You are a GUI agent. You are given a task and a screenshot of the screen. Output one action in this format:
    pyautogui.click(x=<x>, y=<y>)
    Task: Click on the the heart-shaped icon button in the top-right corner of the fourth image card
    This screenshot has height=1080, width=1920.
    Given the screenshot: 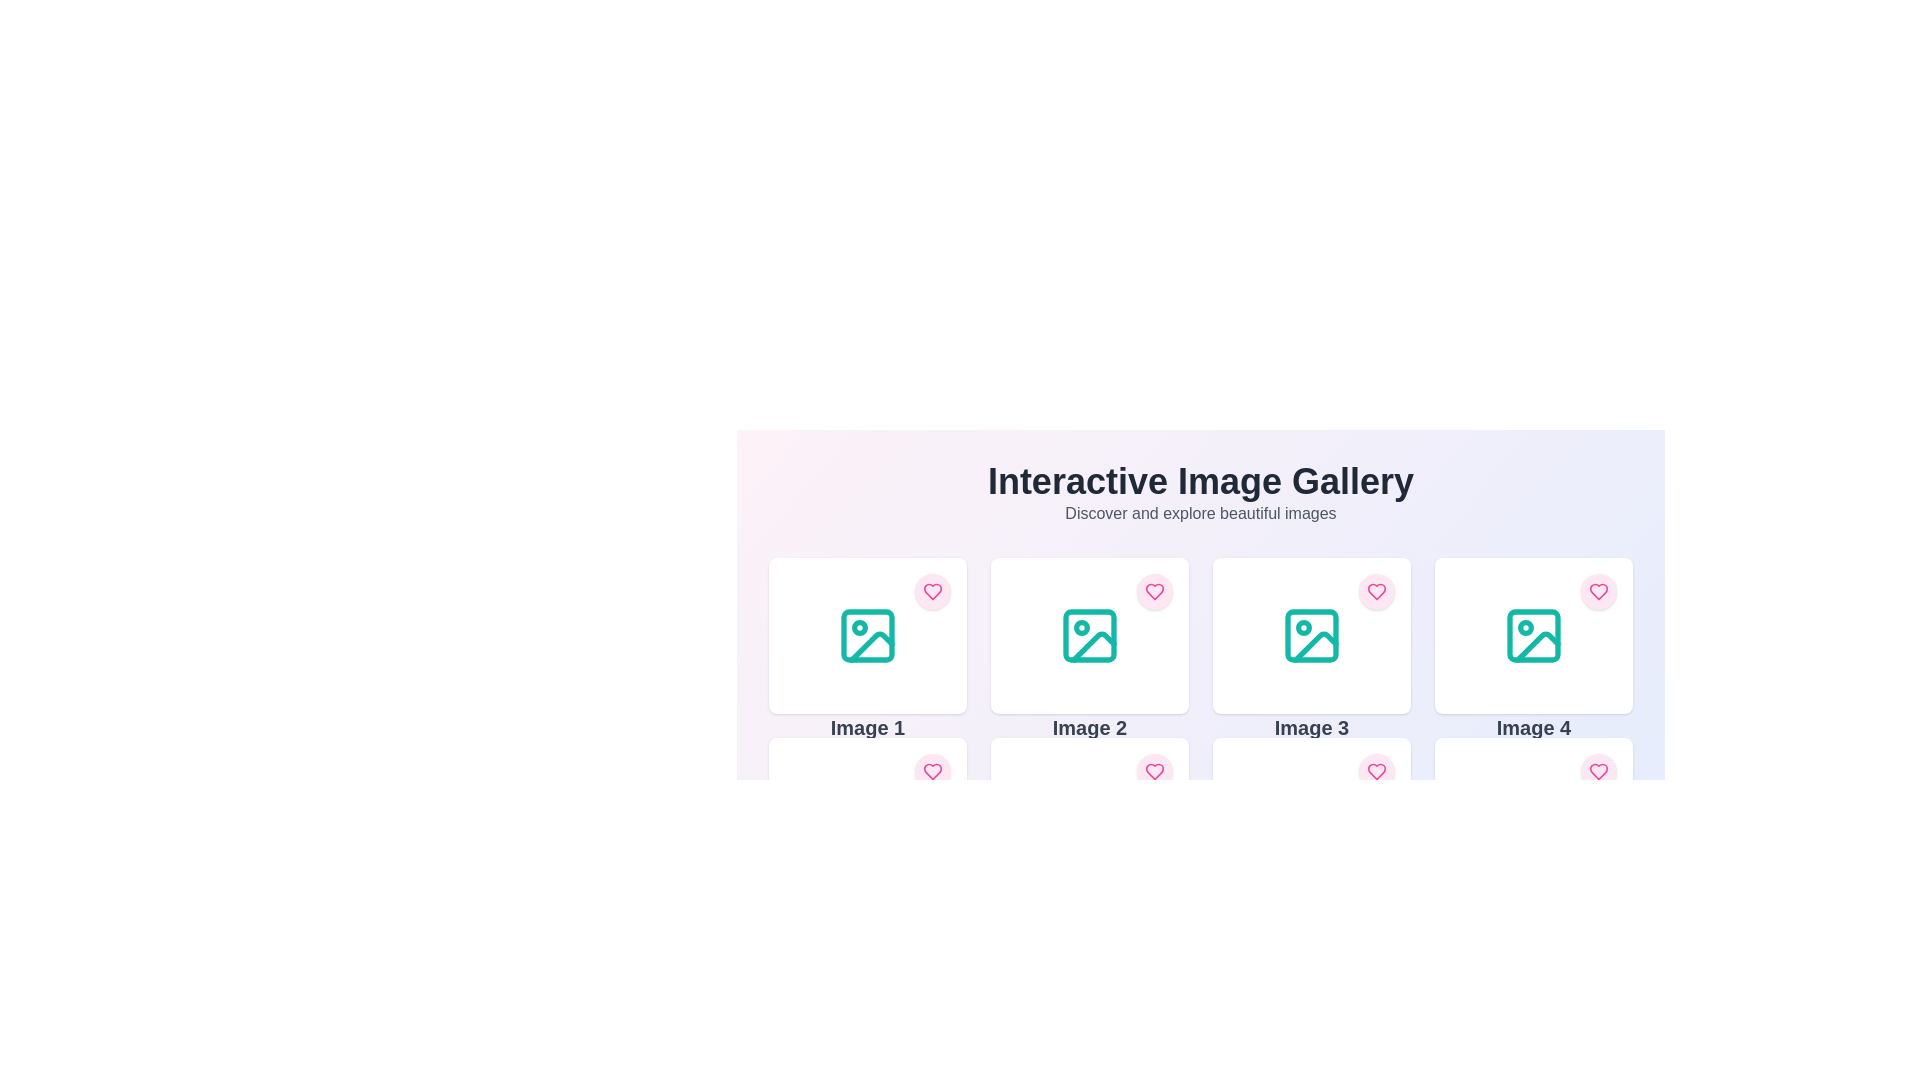 What is the action you would take?
    pyautogui.click(x=1597, y=770)
    